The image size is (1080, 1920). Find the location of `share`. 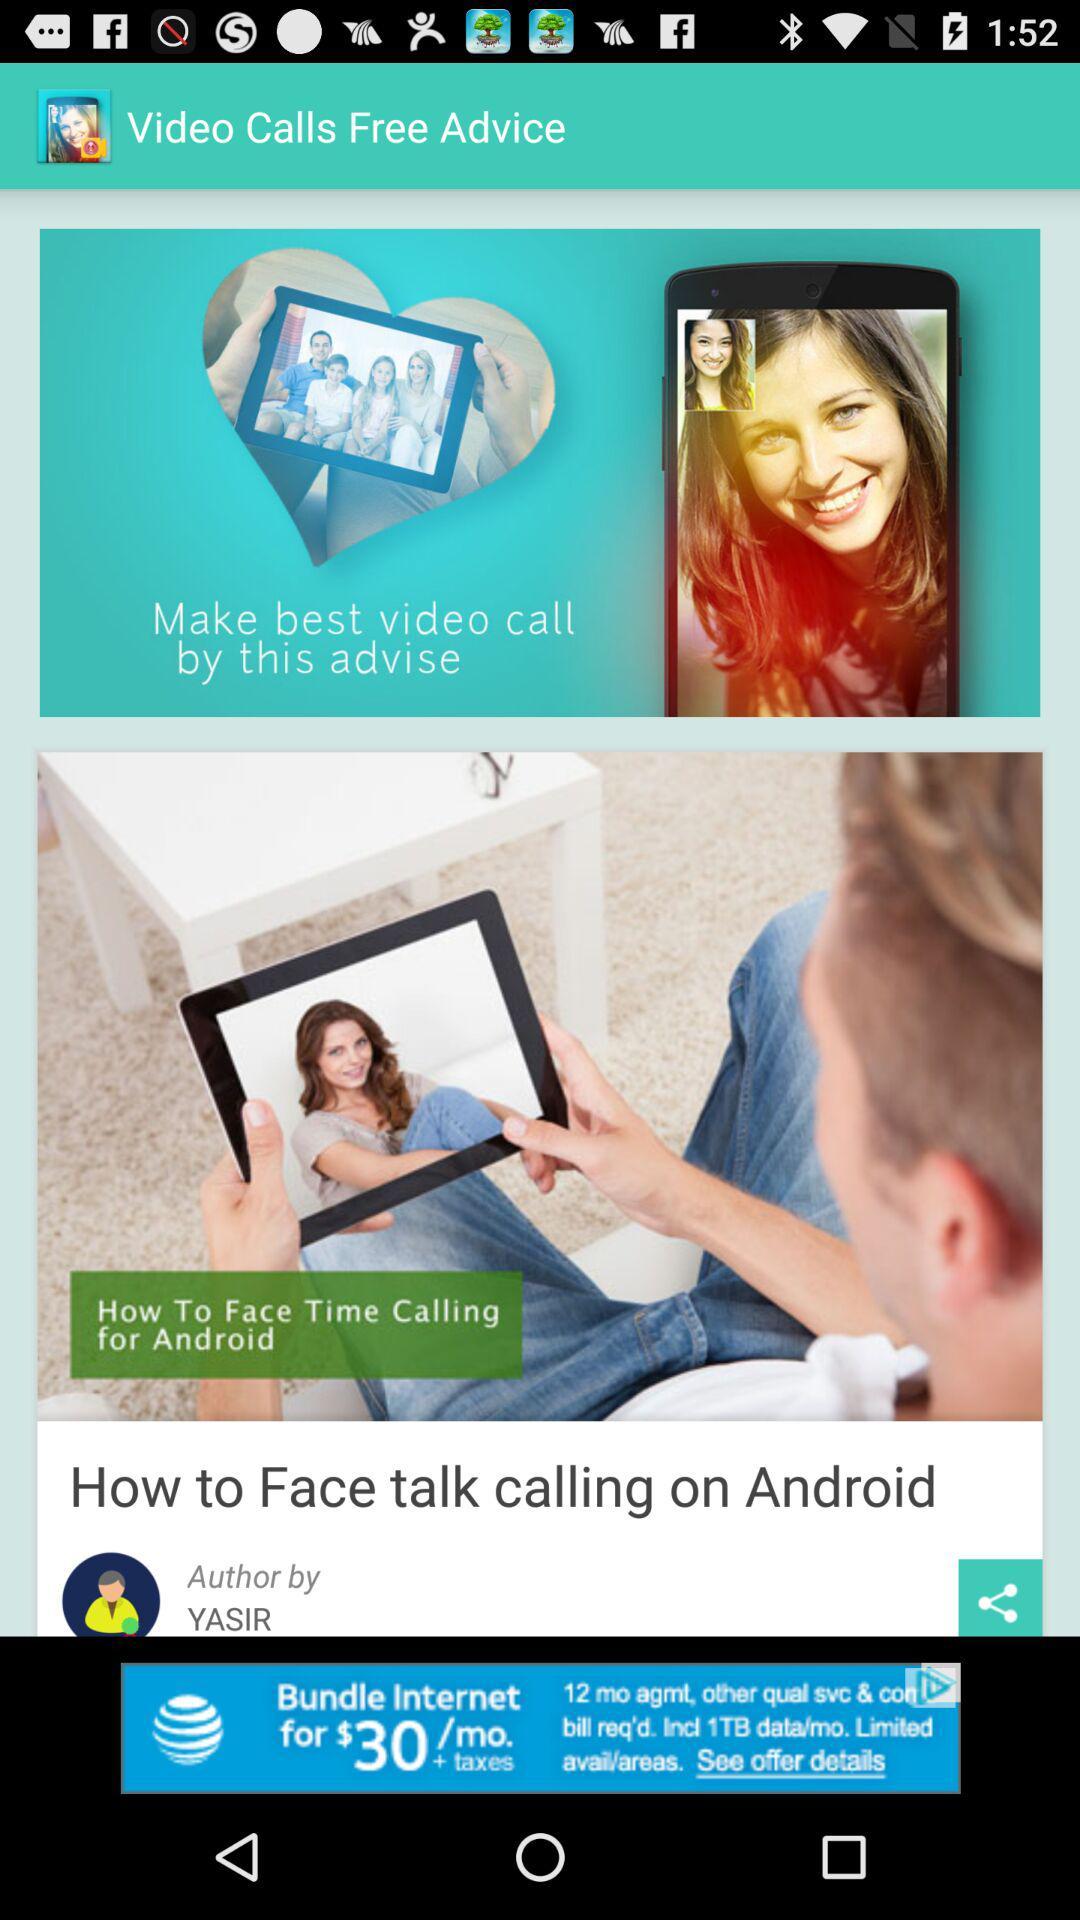

share is located at coordinates (1000, 1596).